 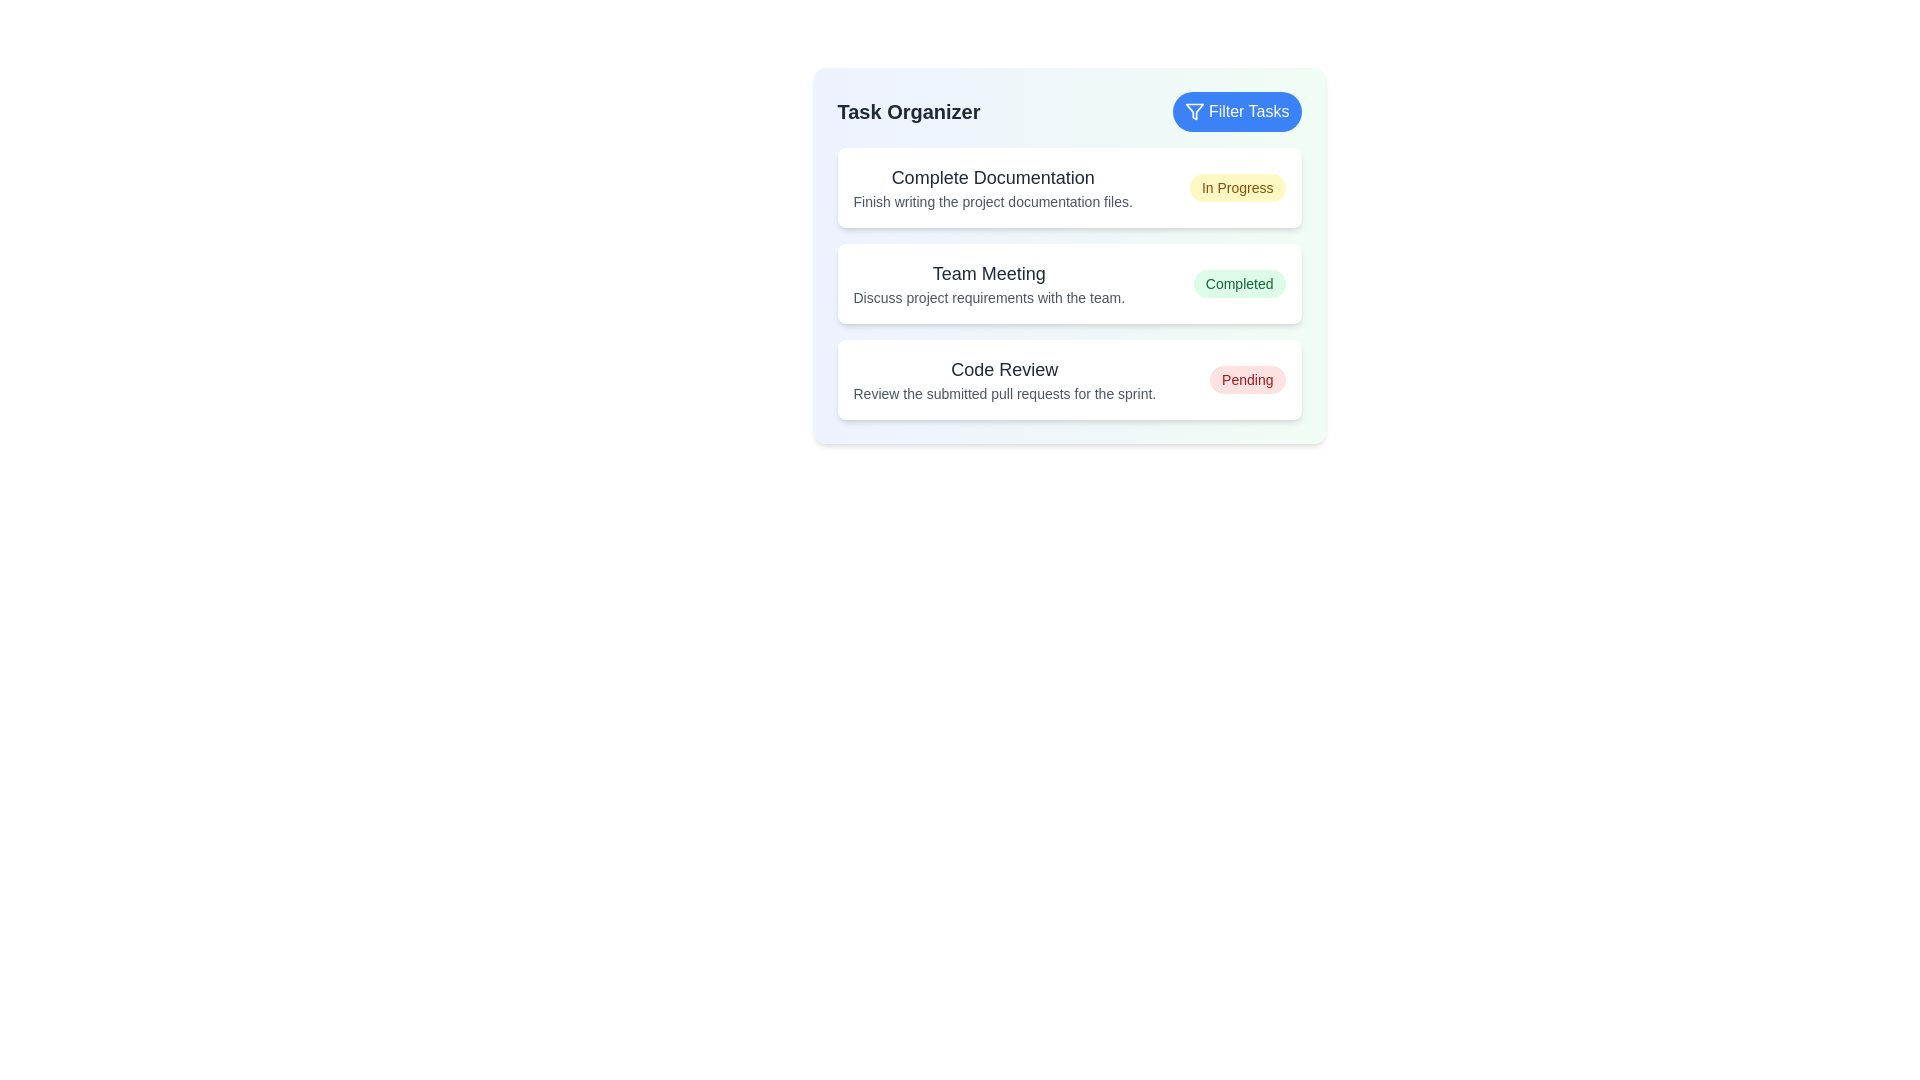 I want to click on the 'Filter Tasks' button to filter tasks, so click(x=1236, y=111).